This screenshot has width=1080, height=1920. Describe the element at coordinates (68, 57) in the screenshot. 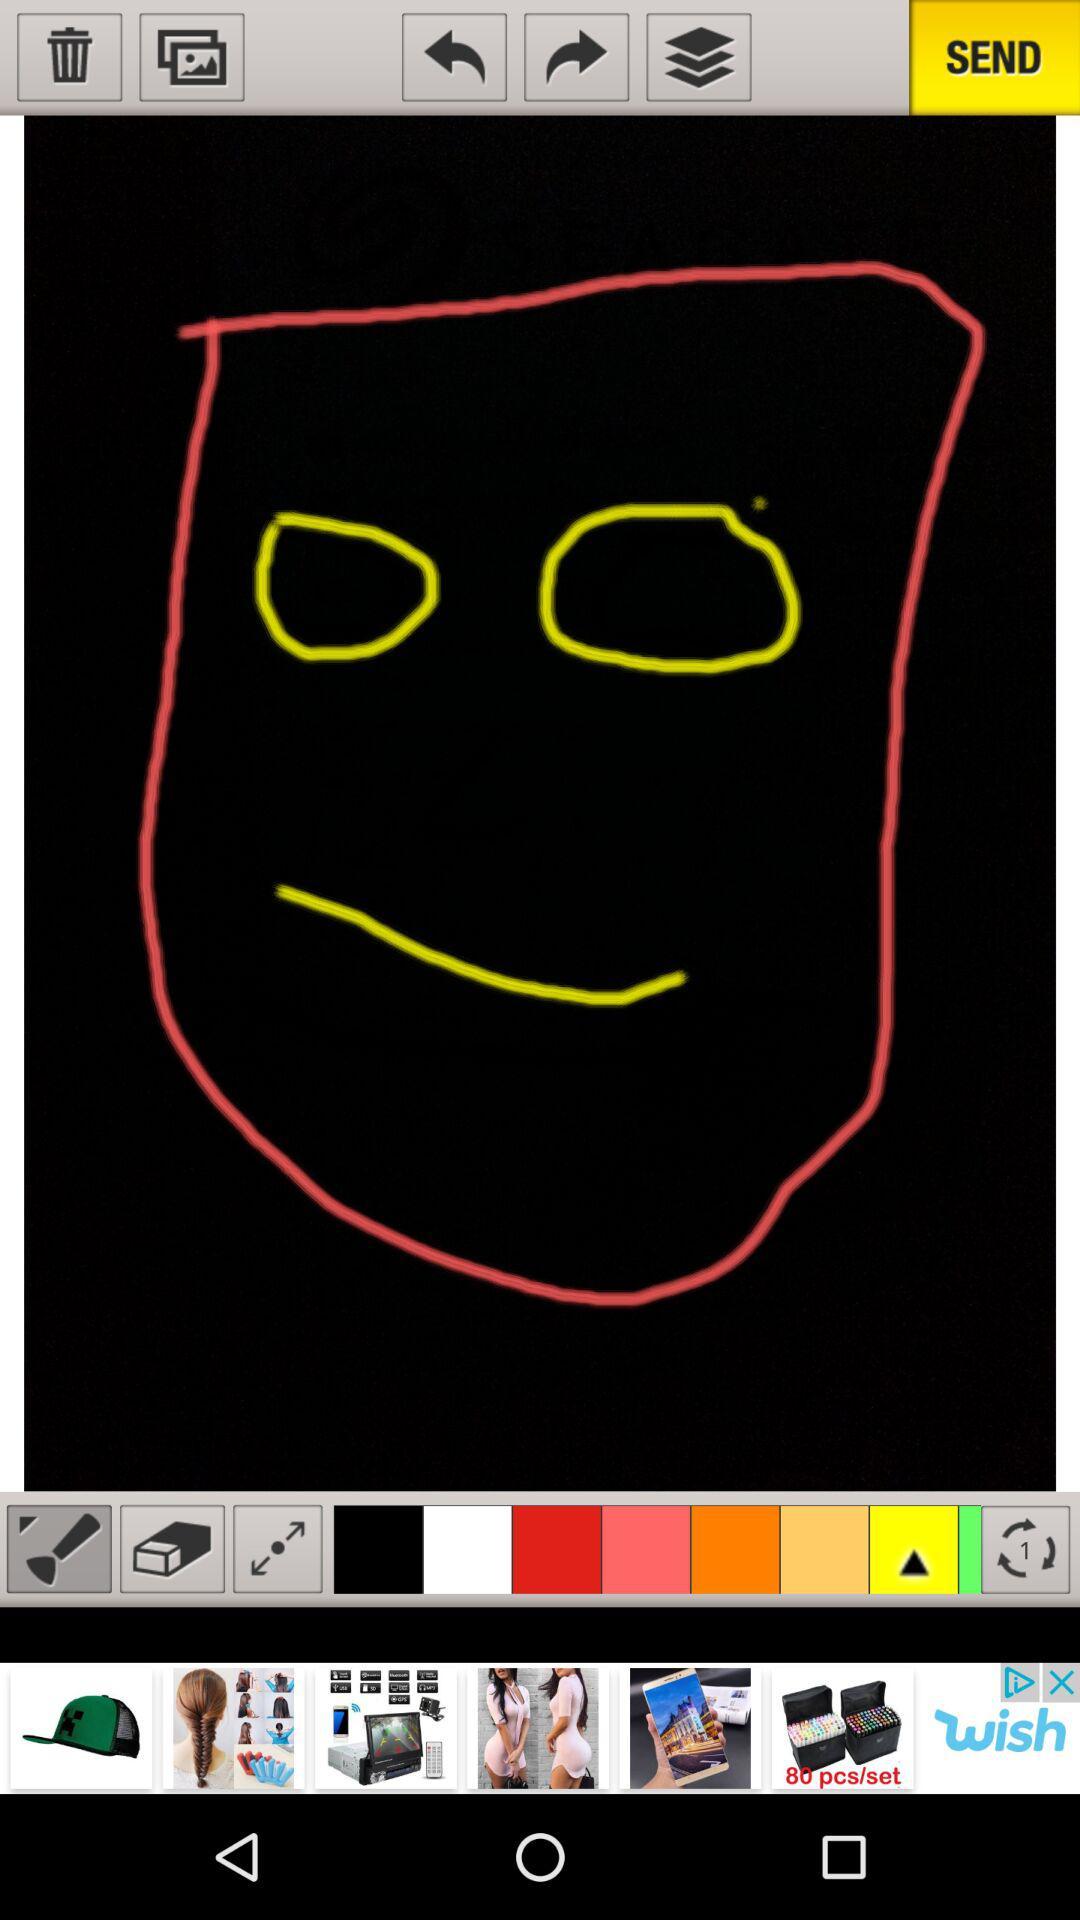

I see `delete image` at that location.